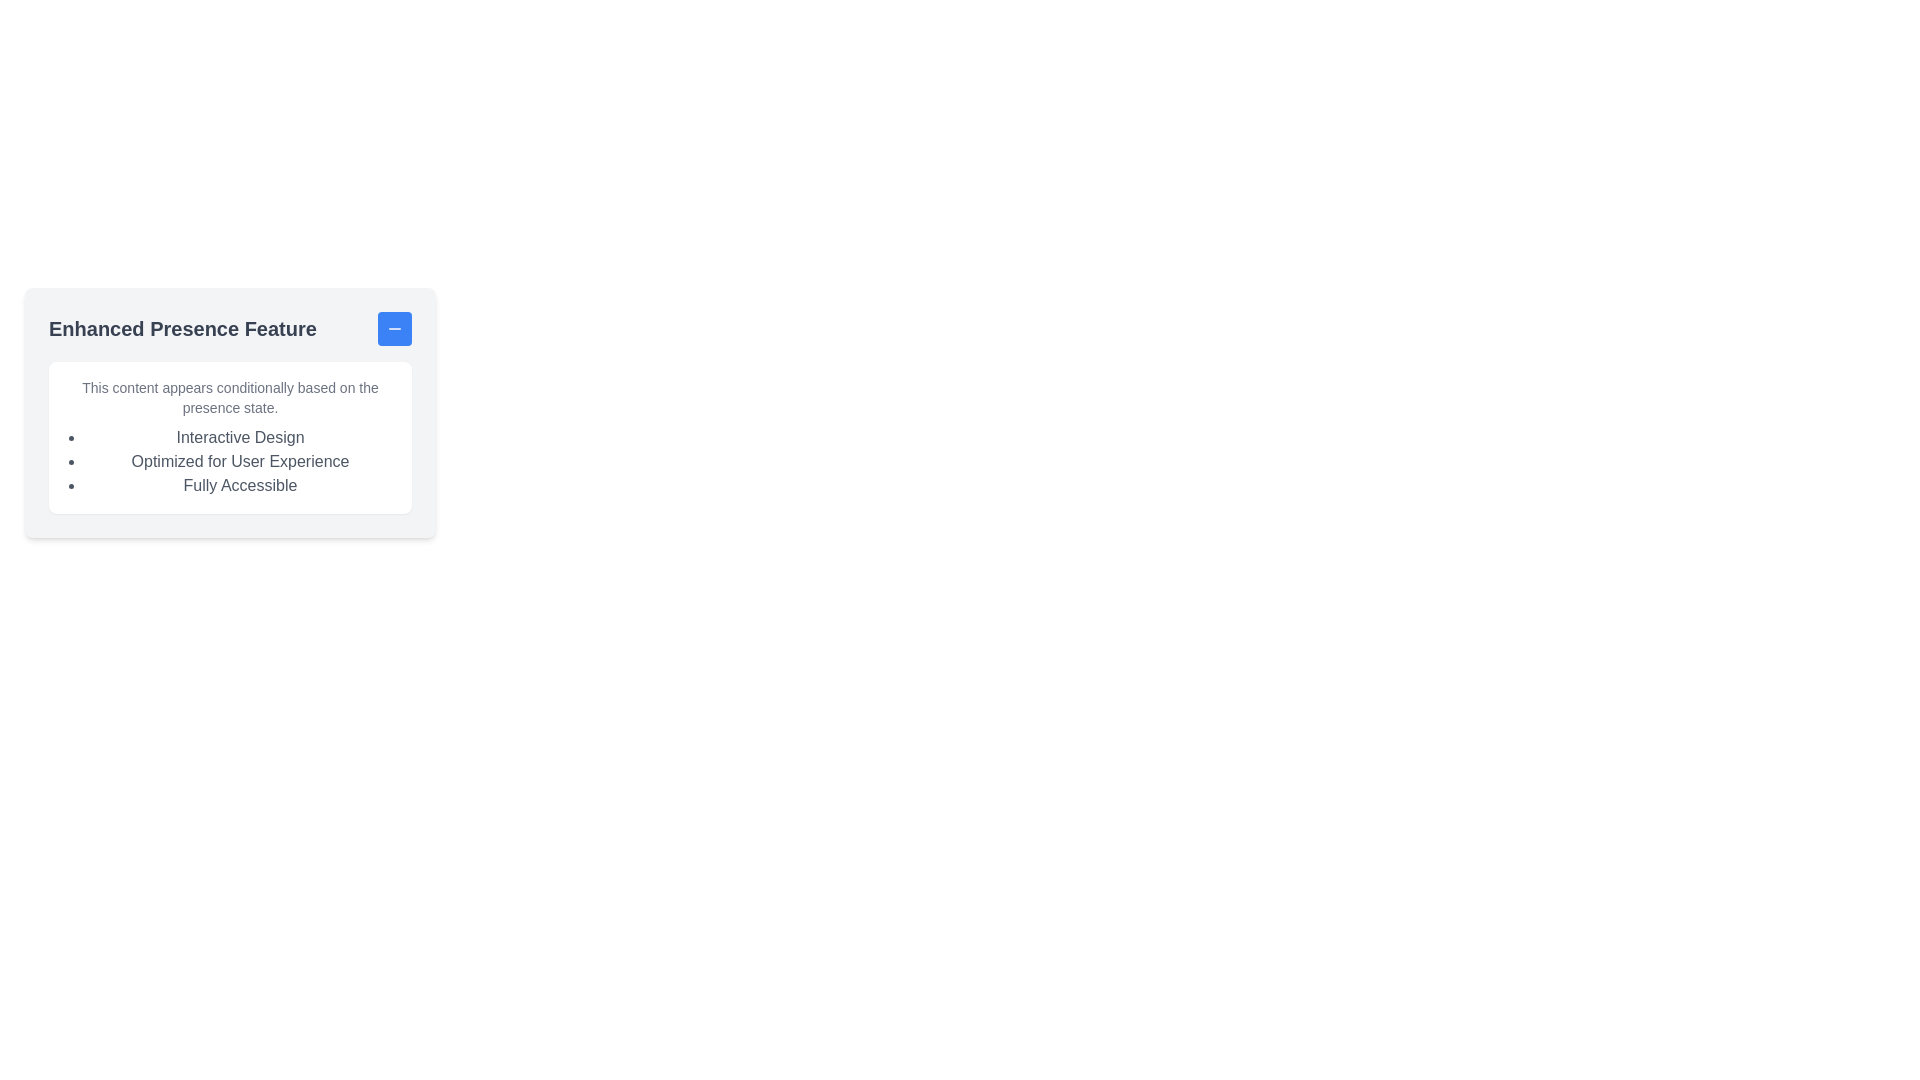 The width and height of the screenshot is (1920, 1080). What do you see at coordinates (240, 437) in the screenshot?
I see `the static text element that describes a feature in the 'Enhanced Presence Feature' list, located above 'Optimized for User Experience' and 'Fully Accessible'` at bounding box center [240, 437].